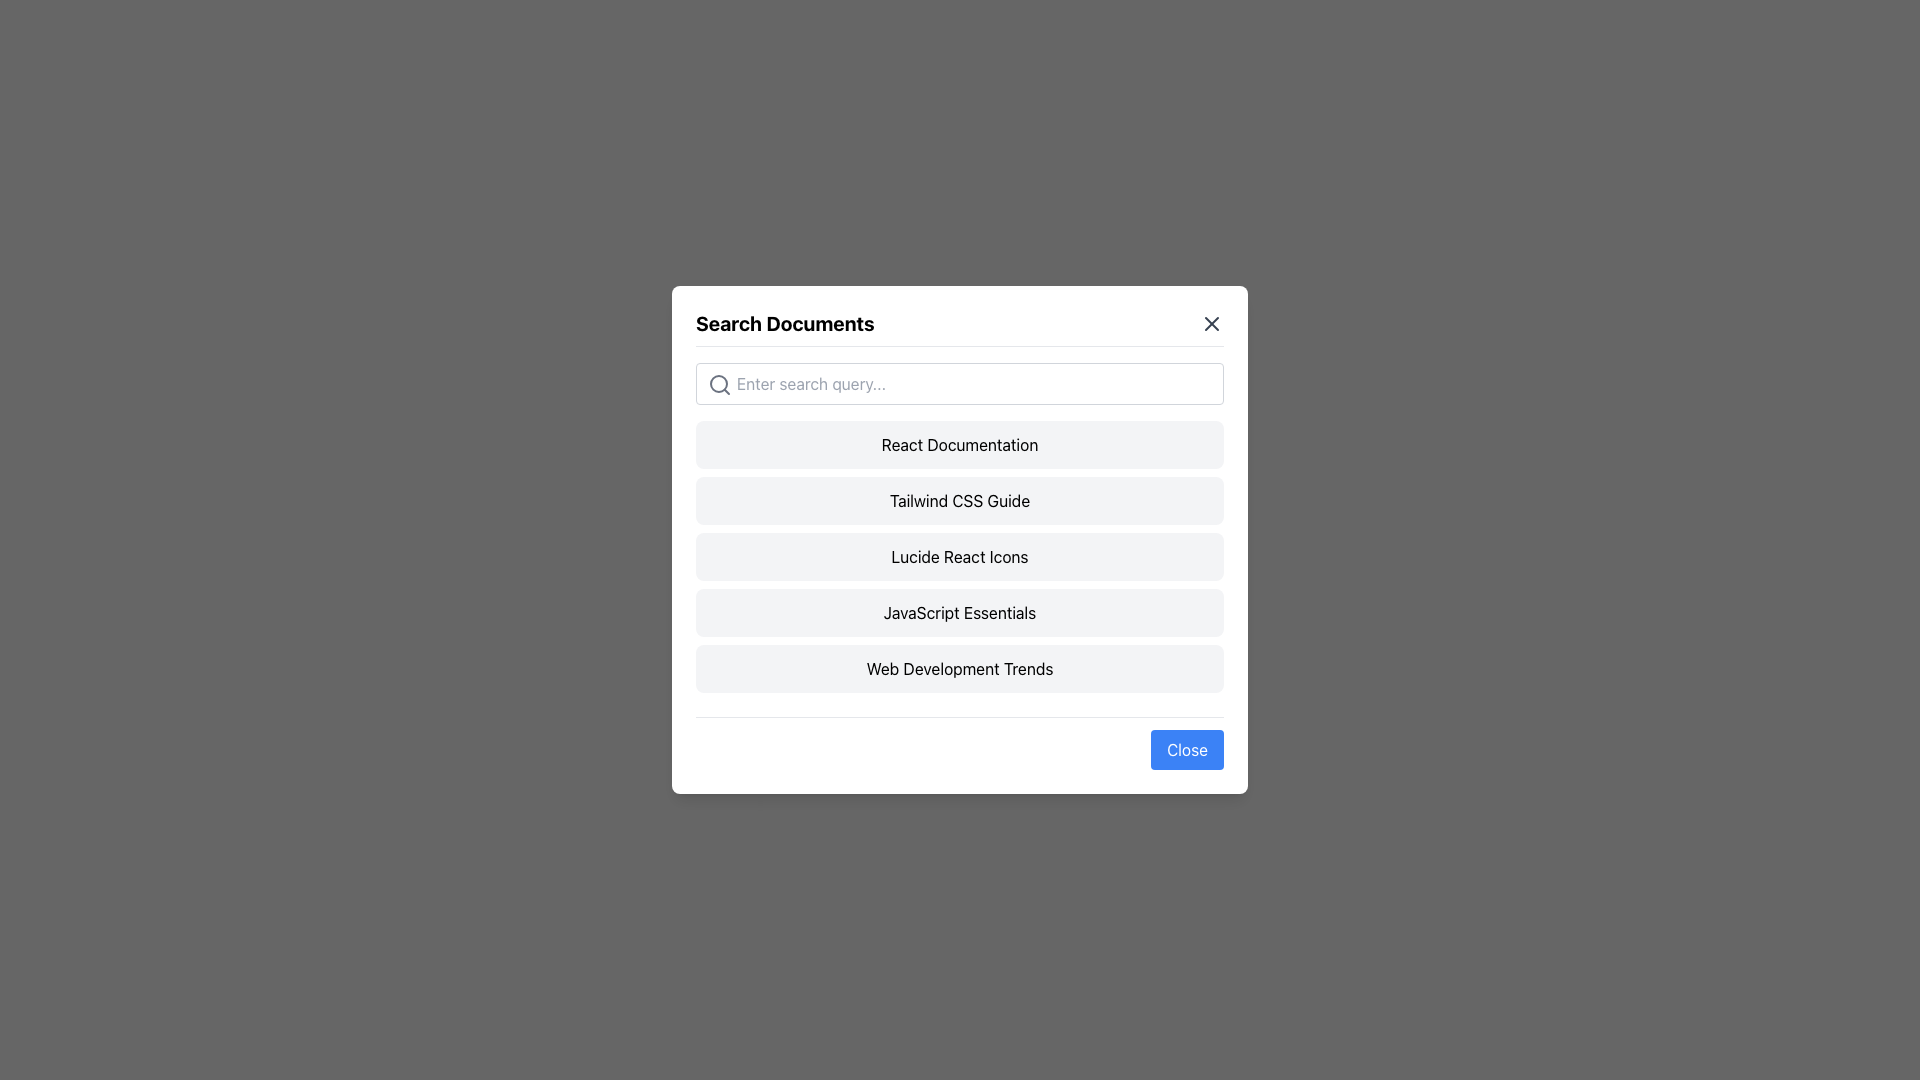  I want to click on the 'Tailwind CSS Guide' button located in the modal titled 'Search Documents', which is the second button in a vertical list, so click(960, 500).